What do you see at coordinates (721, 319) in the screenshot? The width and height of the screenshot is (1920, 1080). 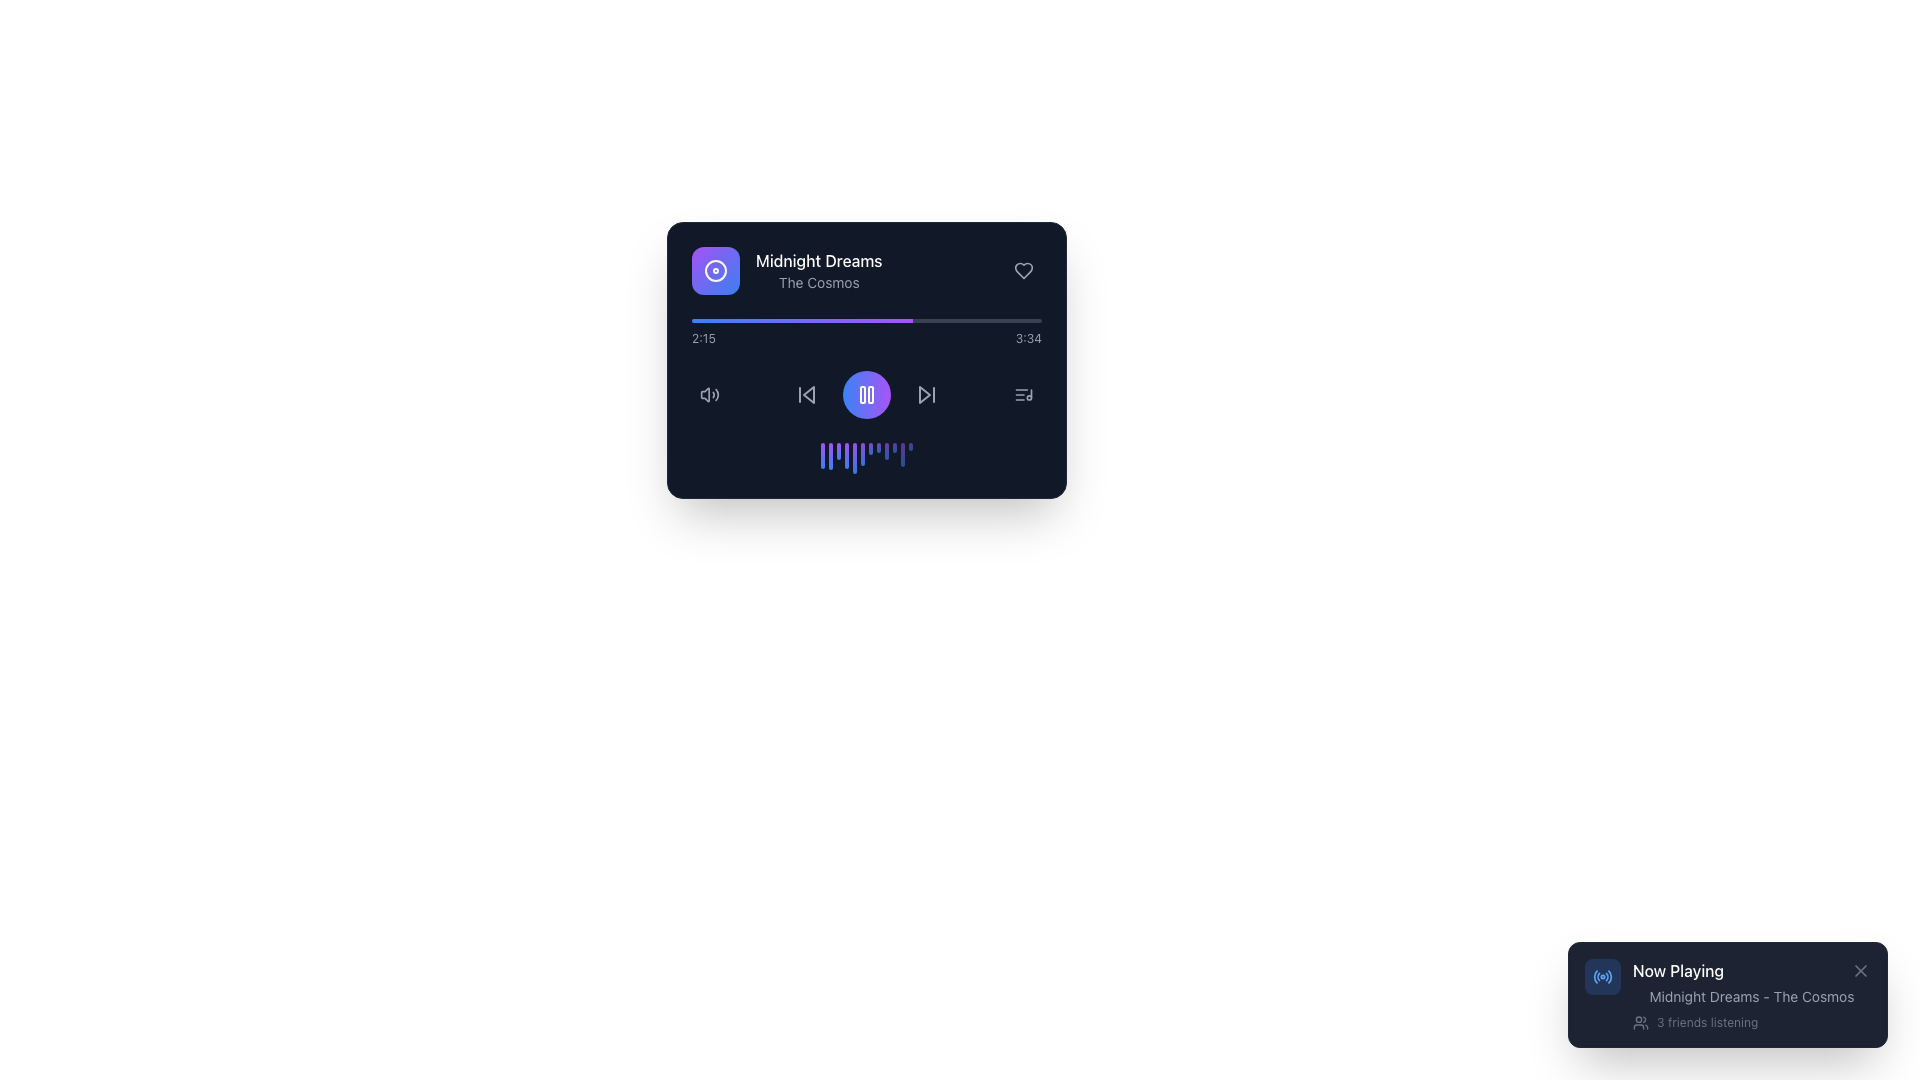 I see `playback progress` at bounding box center [721, 319].